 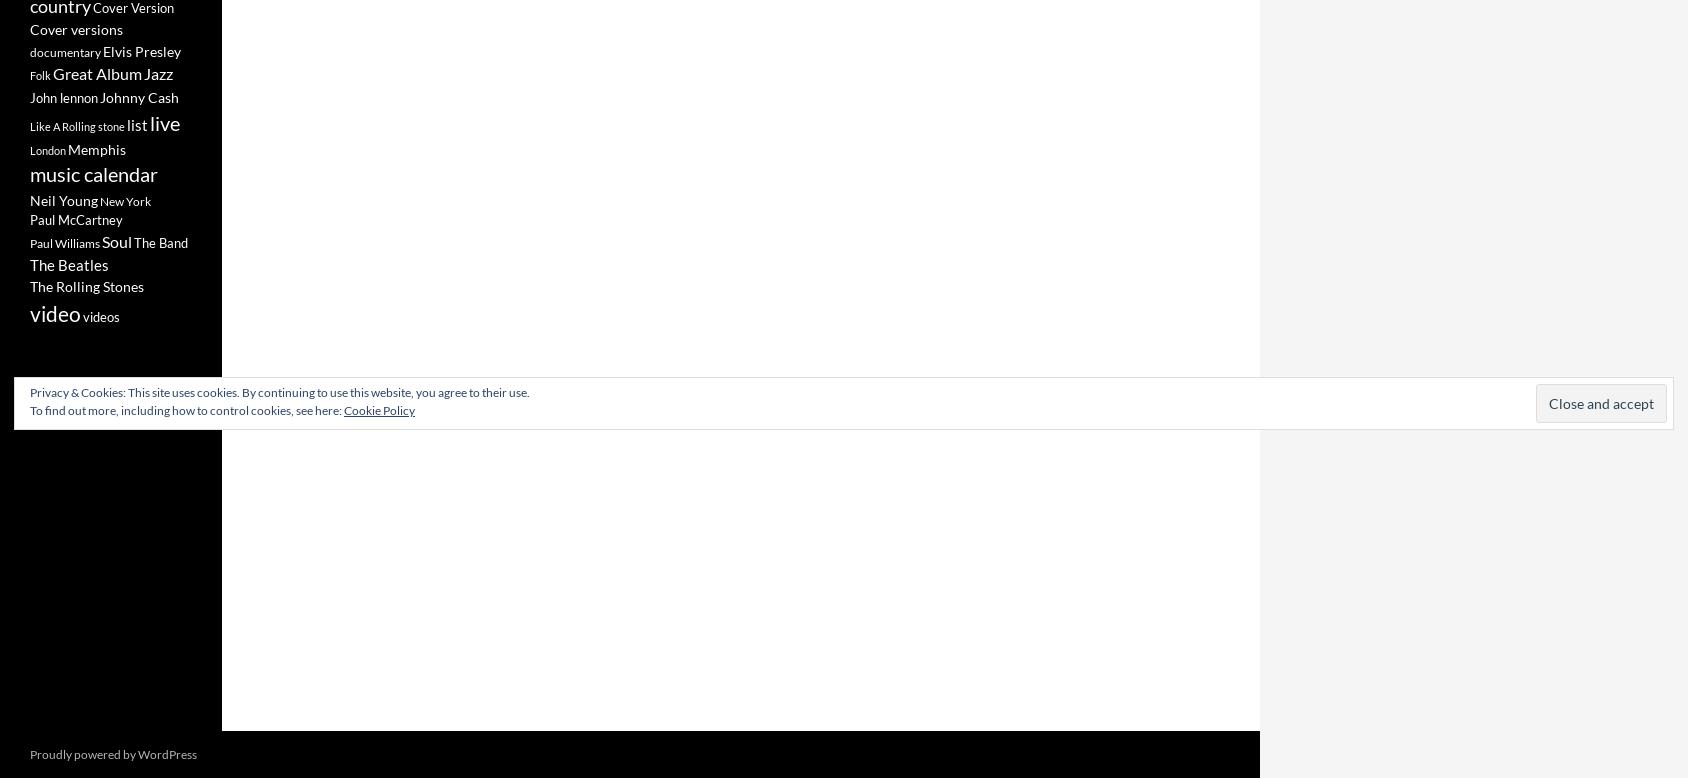 What do you see at coordinates (161, 241) in the screenshot?
I see `'The Band'` at bounding box center [161, 241].